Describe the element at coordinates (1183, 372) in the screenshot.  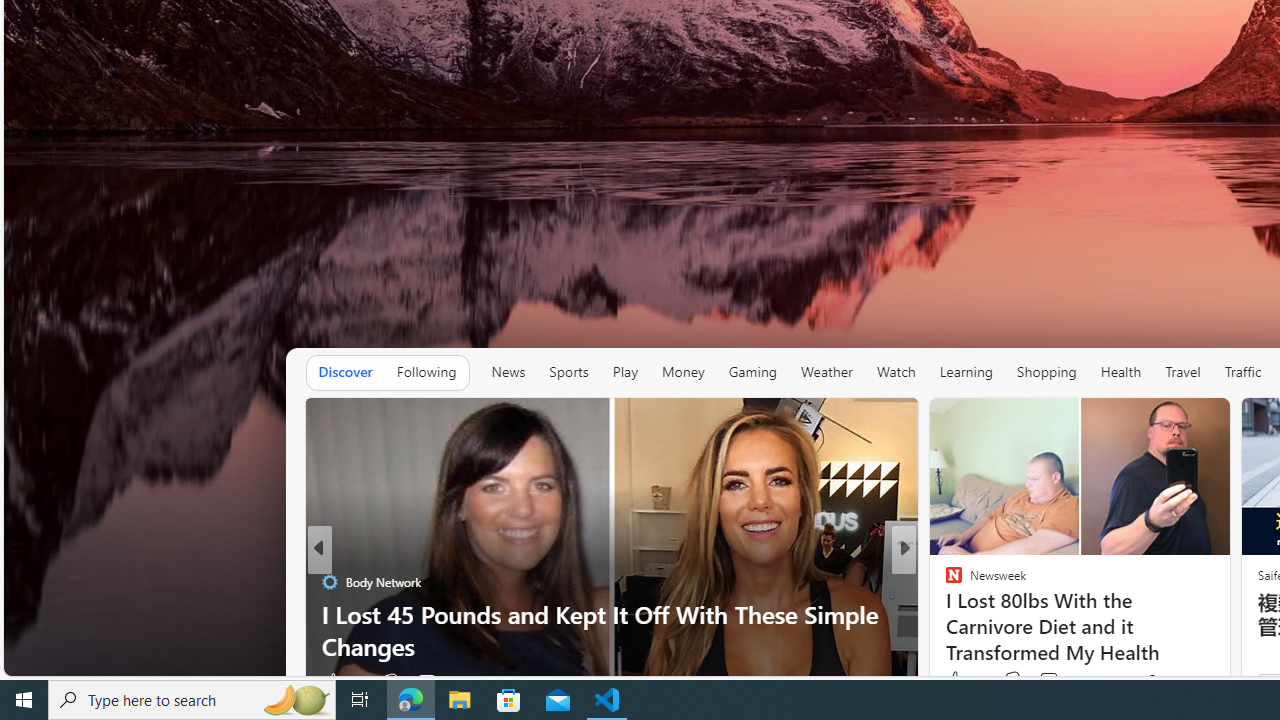
I see `'Travel'` at that location.